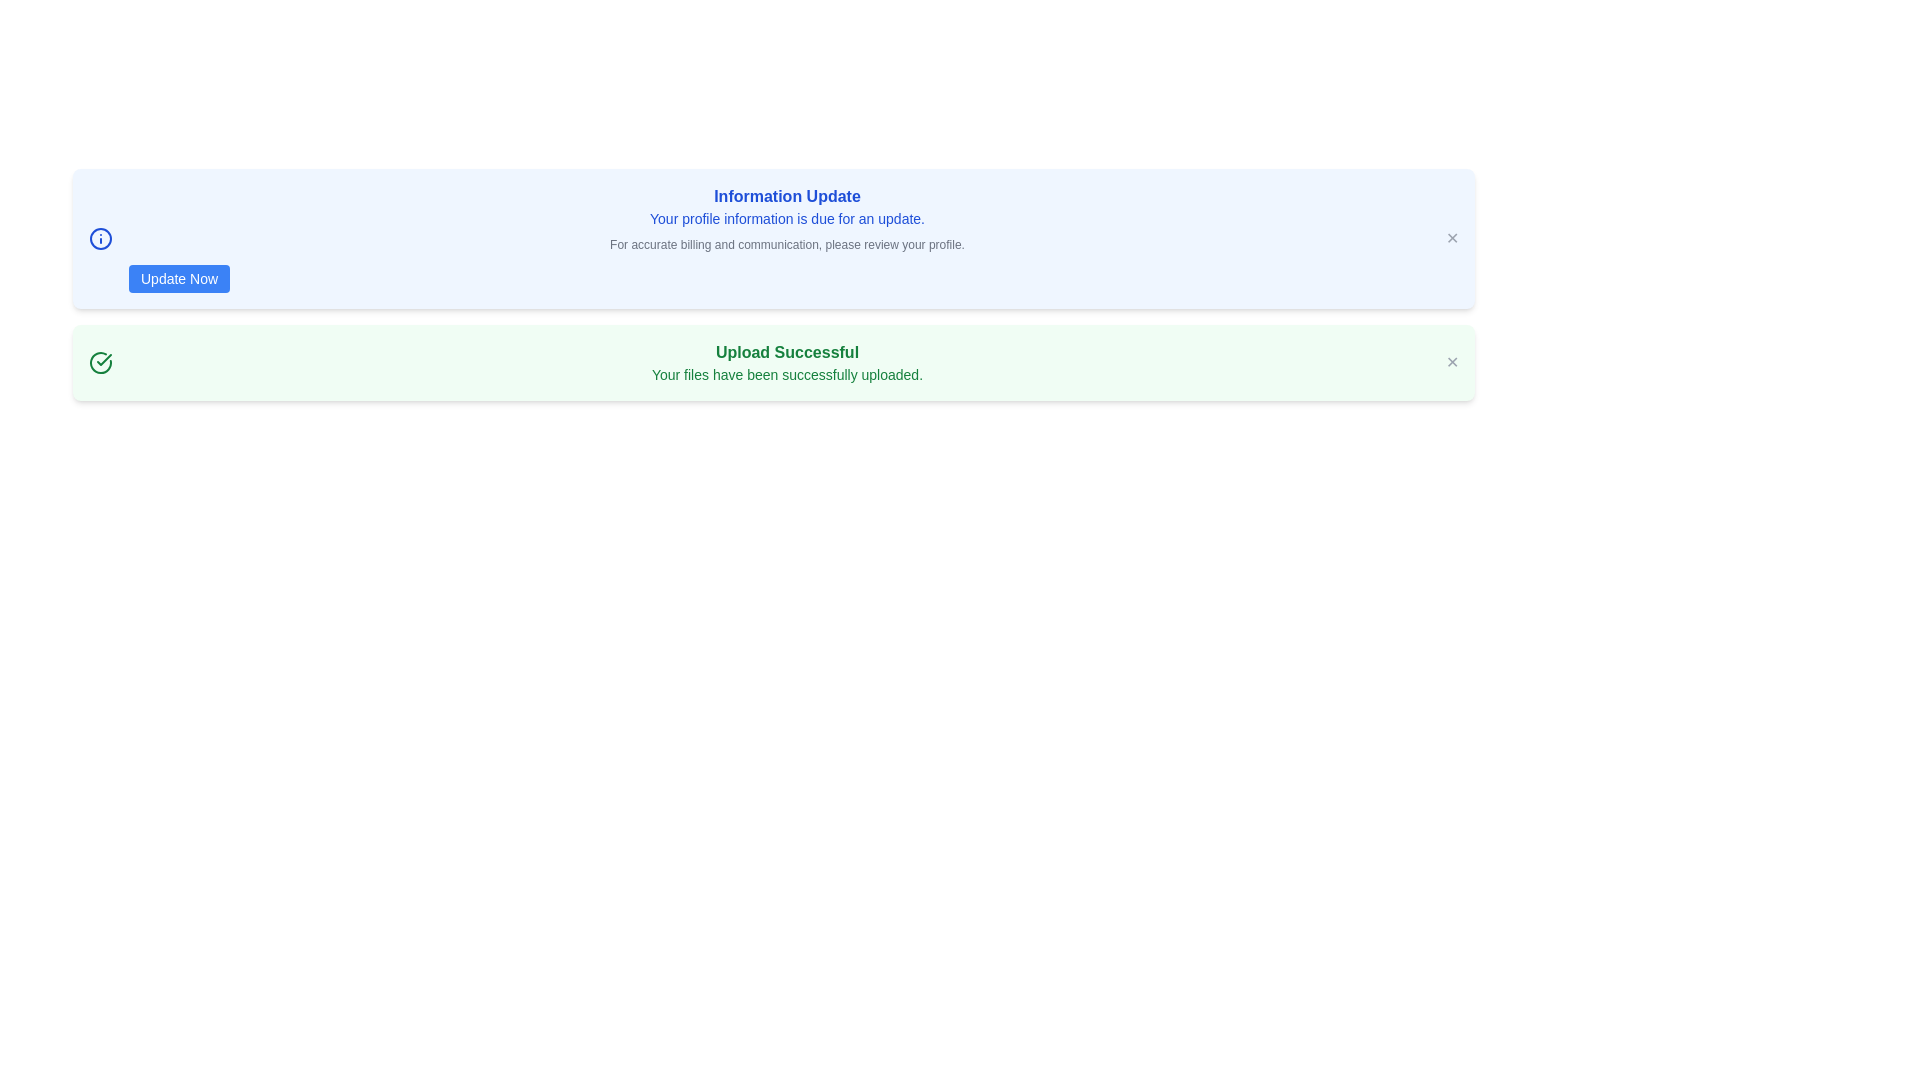 The image size is (1920, 1080). What do you see at coordinates (99, 362) in the screenshot?
I see `the circular icon with a checkmark inside, which is located on the left side of the green notification bar that says 'Upload Successful'` at bounding box center [99, 362].